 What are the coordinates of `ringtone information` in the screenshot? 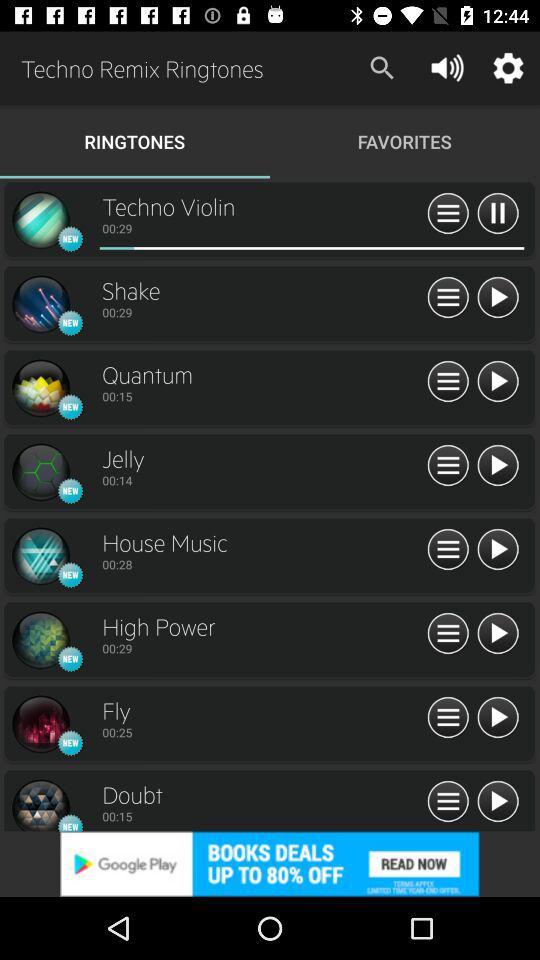 It's located at (448, 802).